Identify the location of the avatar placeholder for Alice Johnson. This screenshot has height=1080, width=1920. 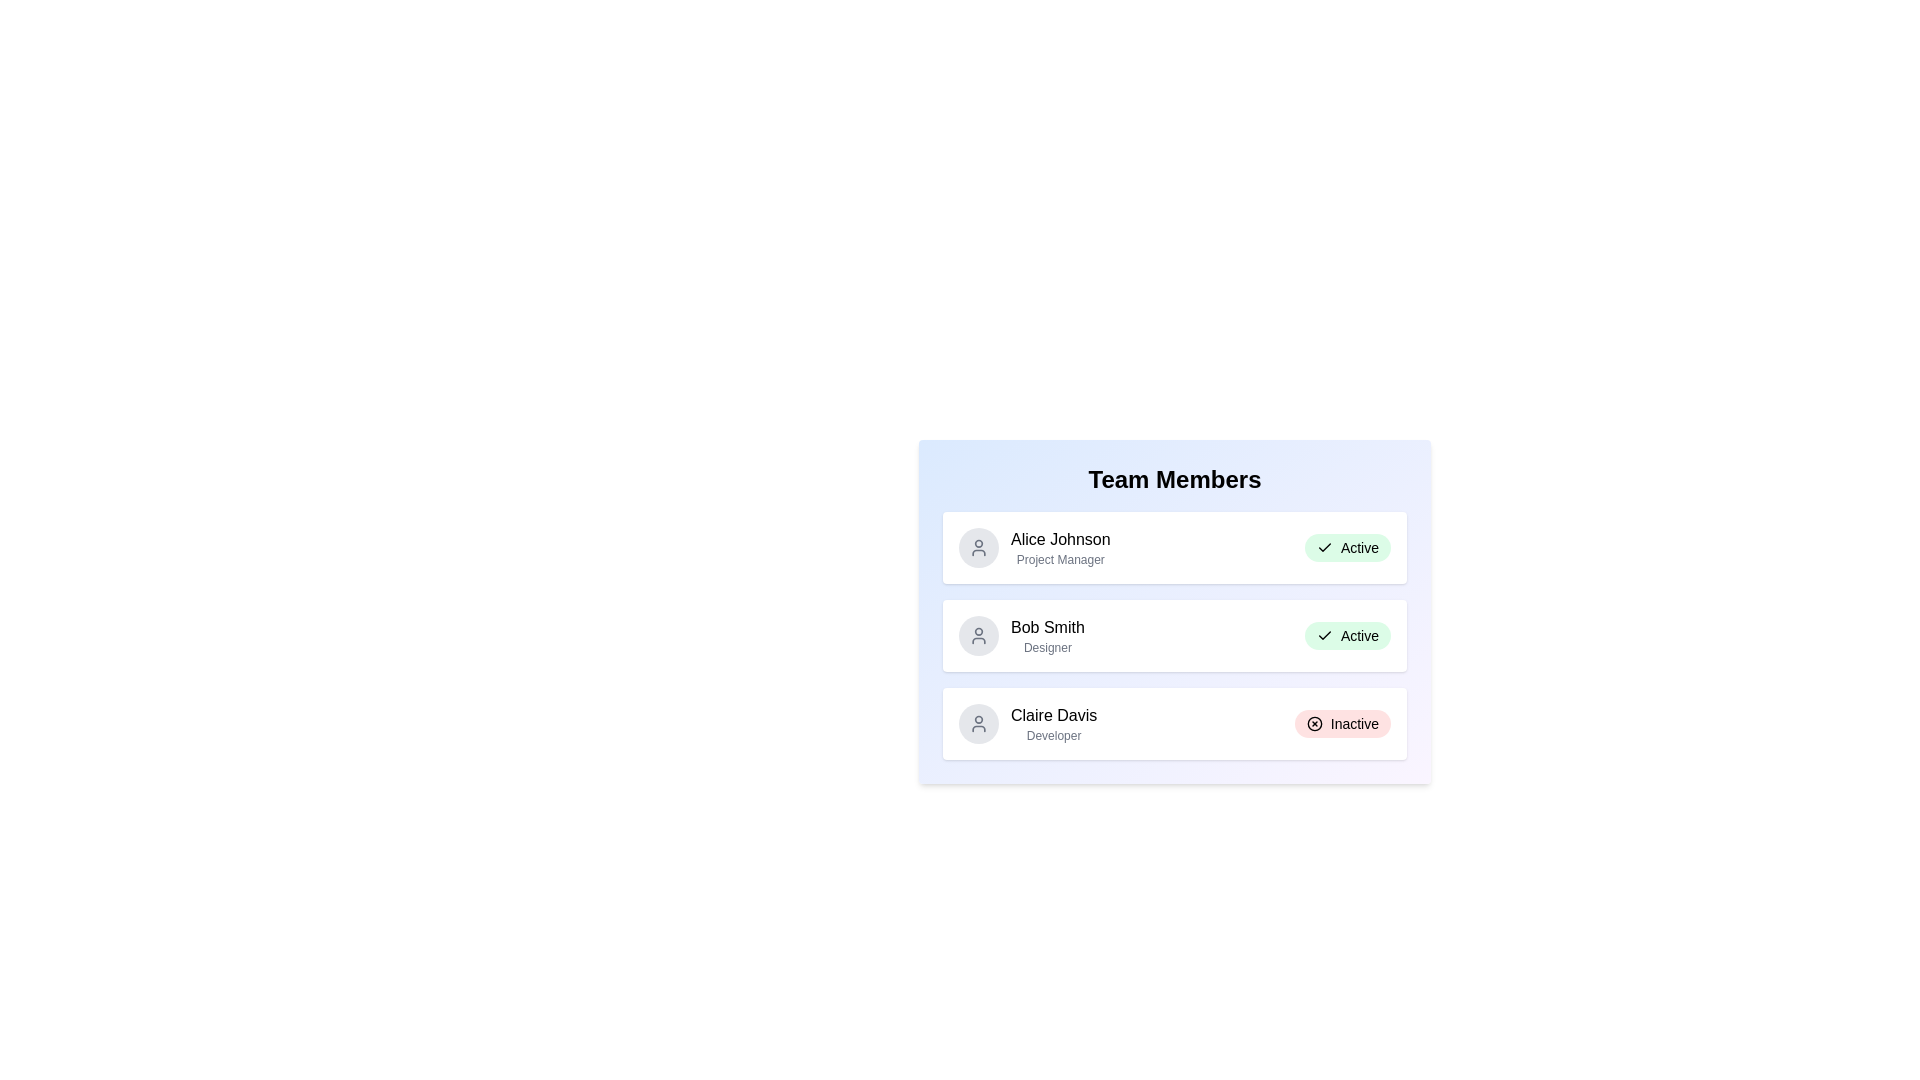
(979, 547).